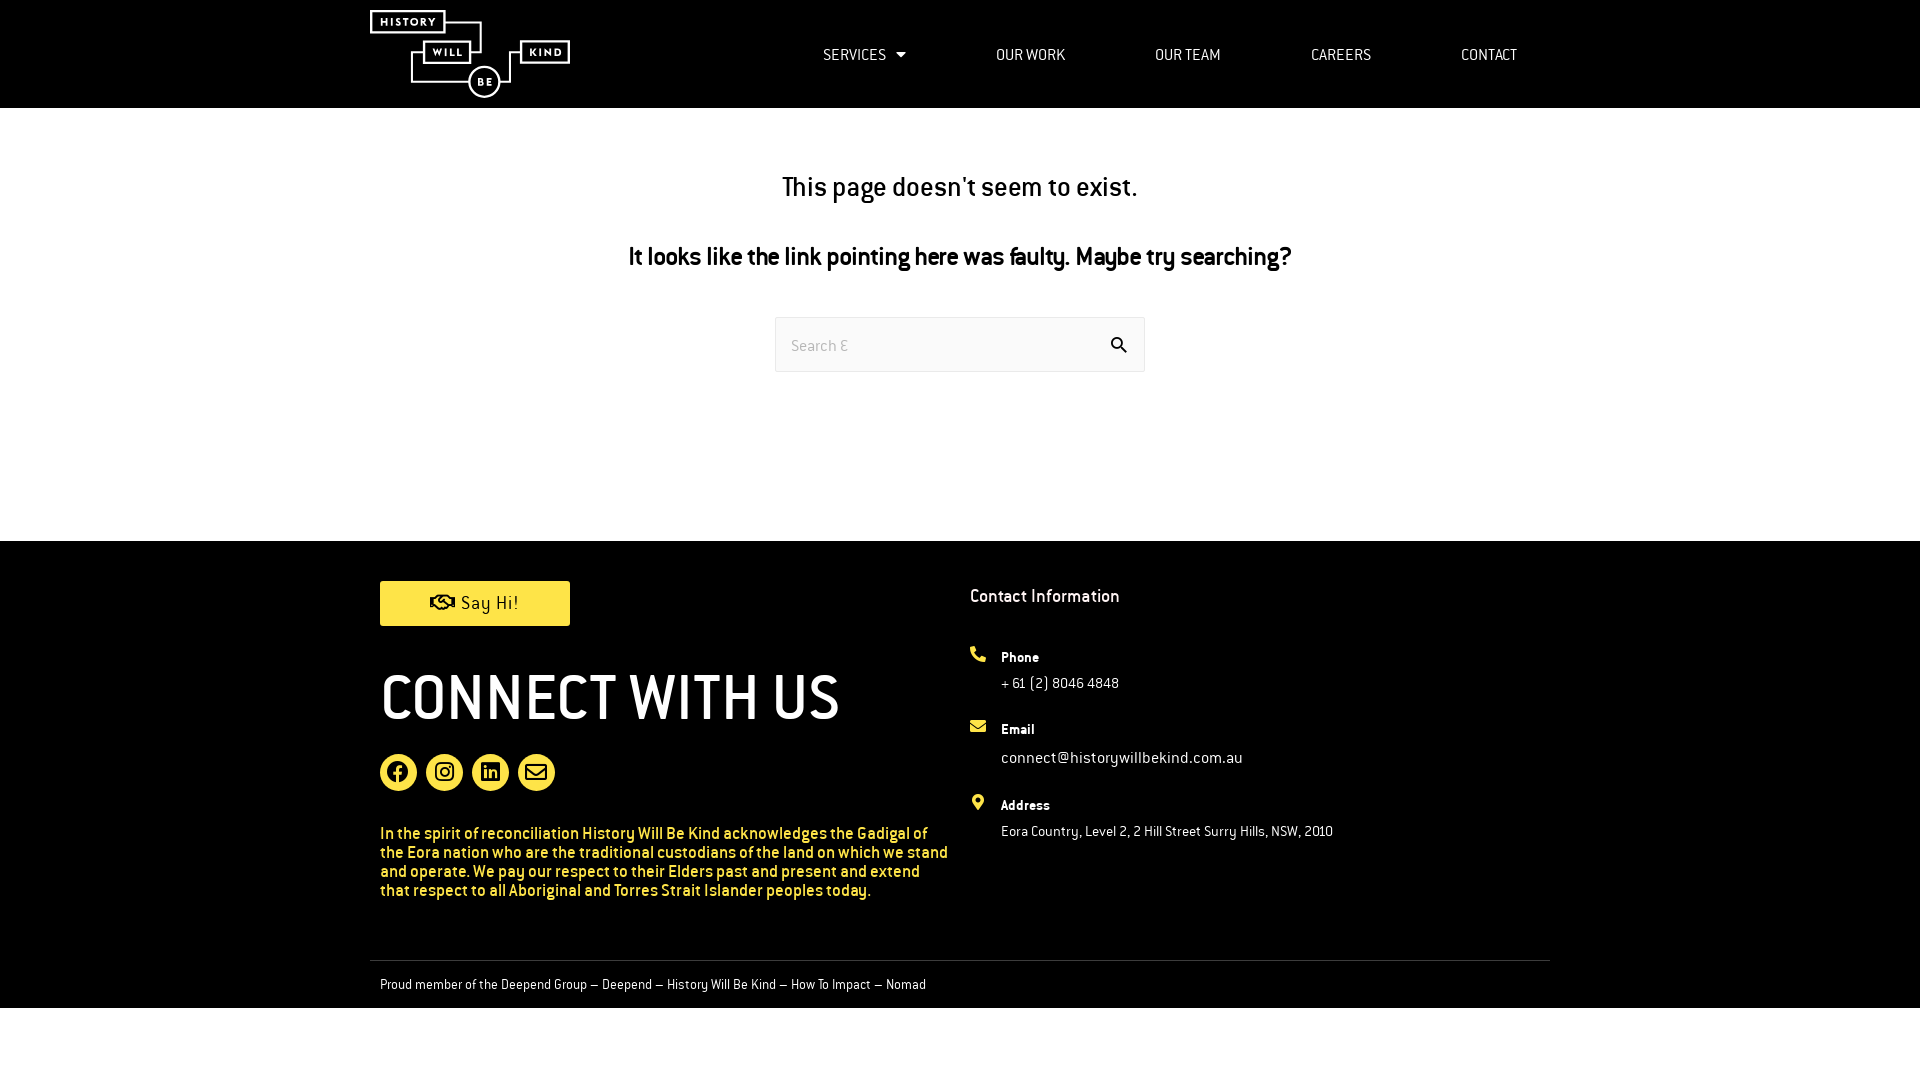  I want to click on 'Deepend Group', so click(500, 982).